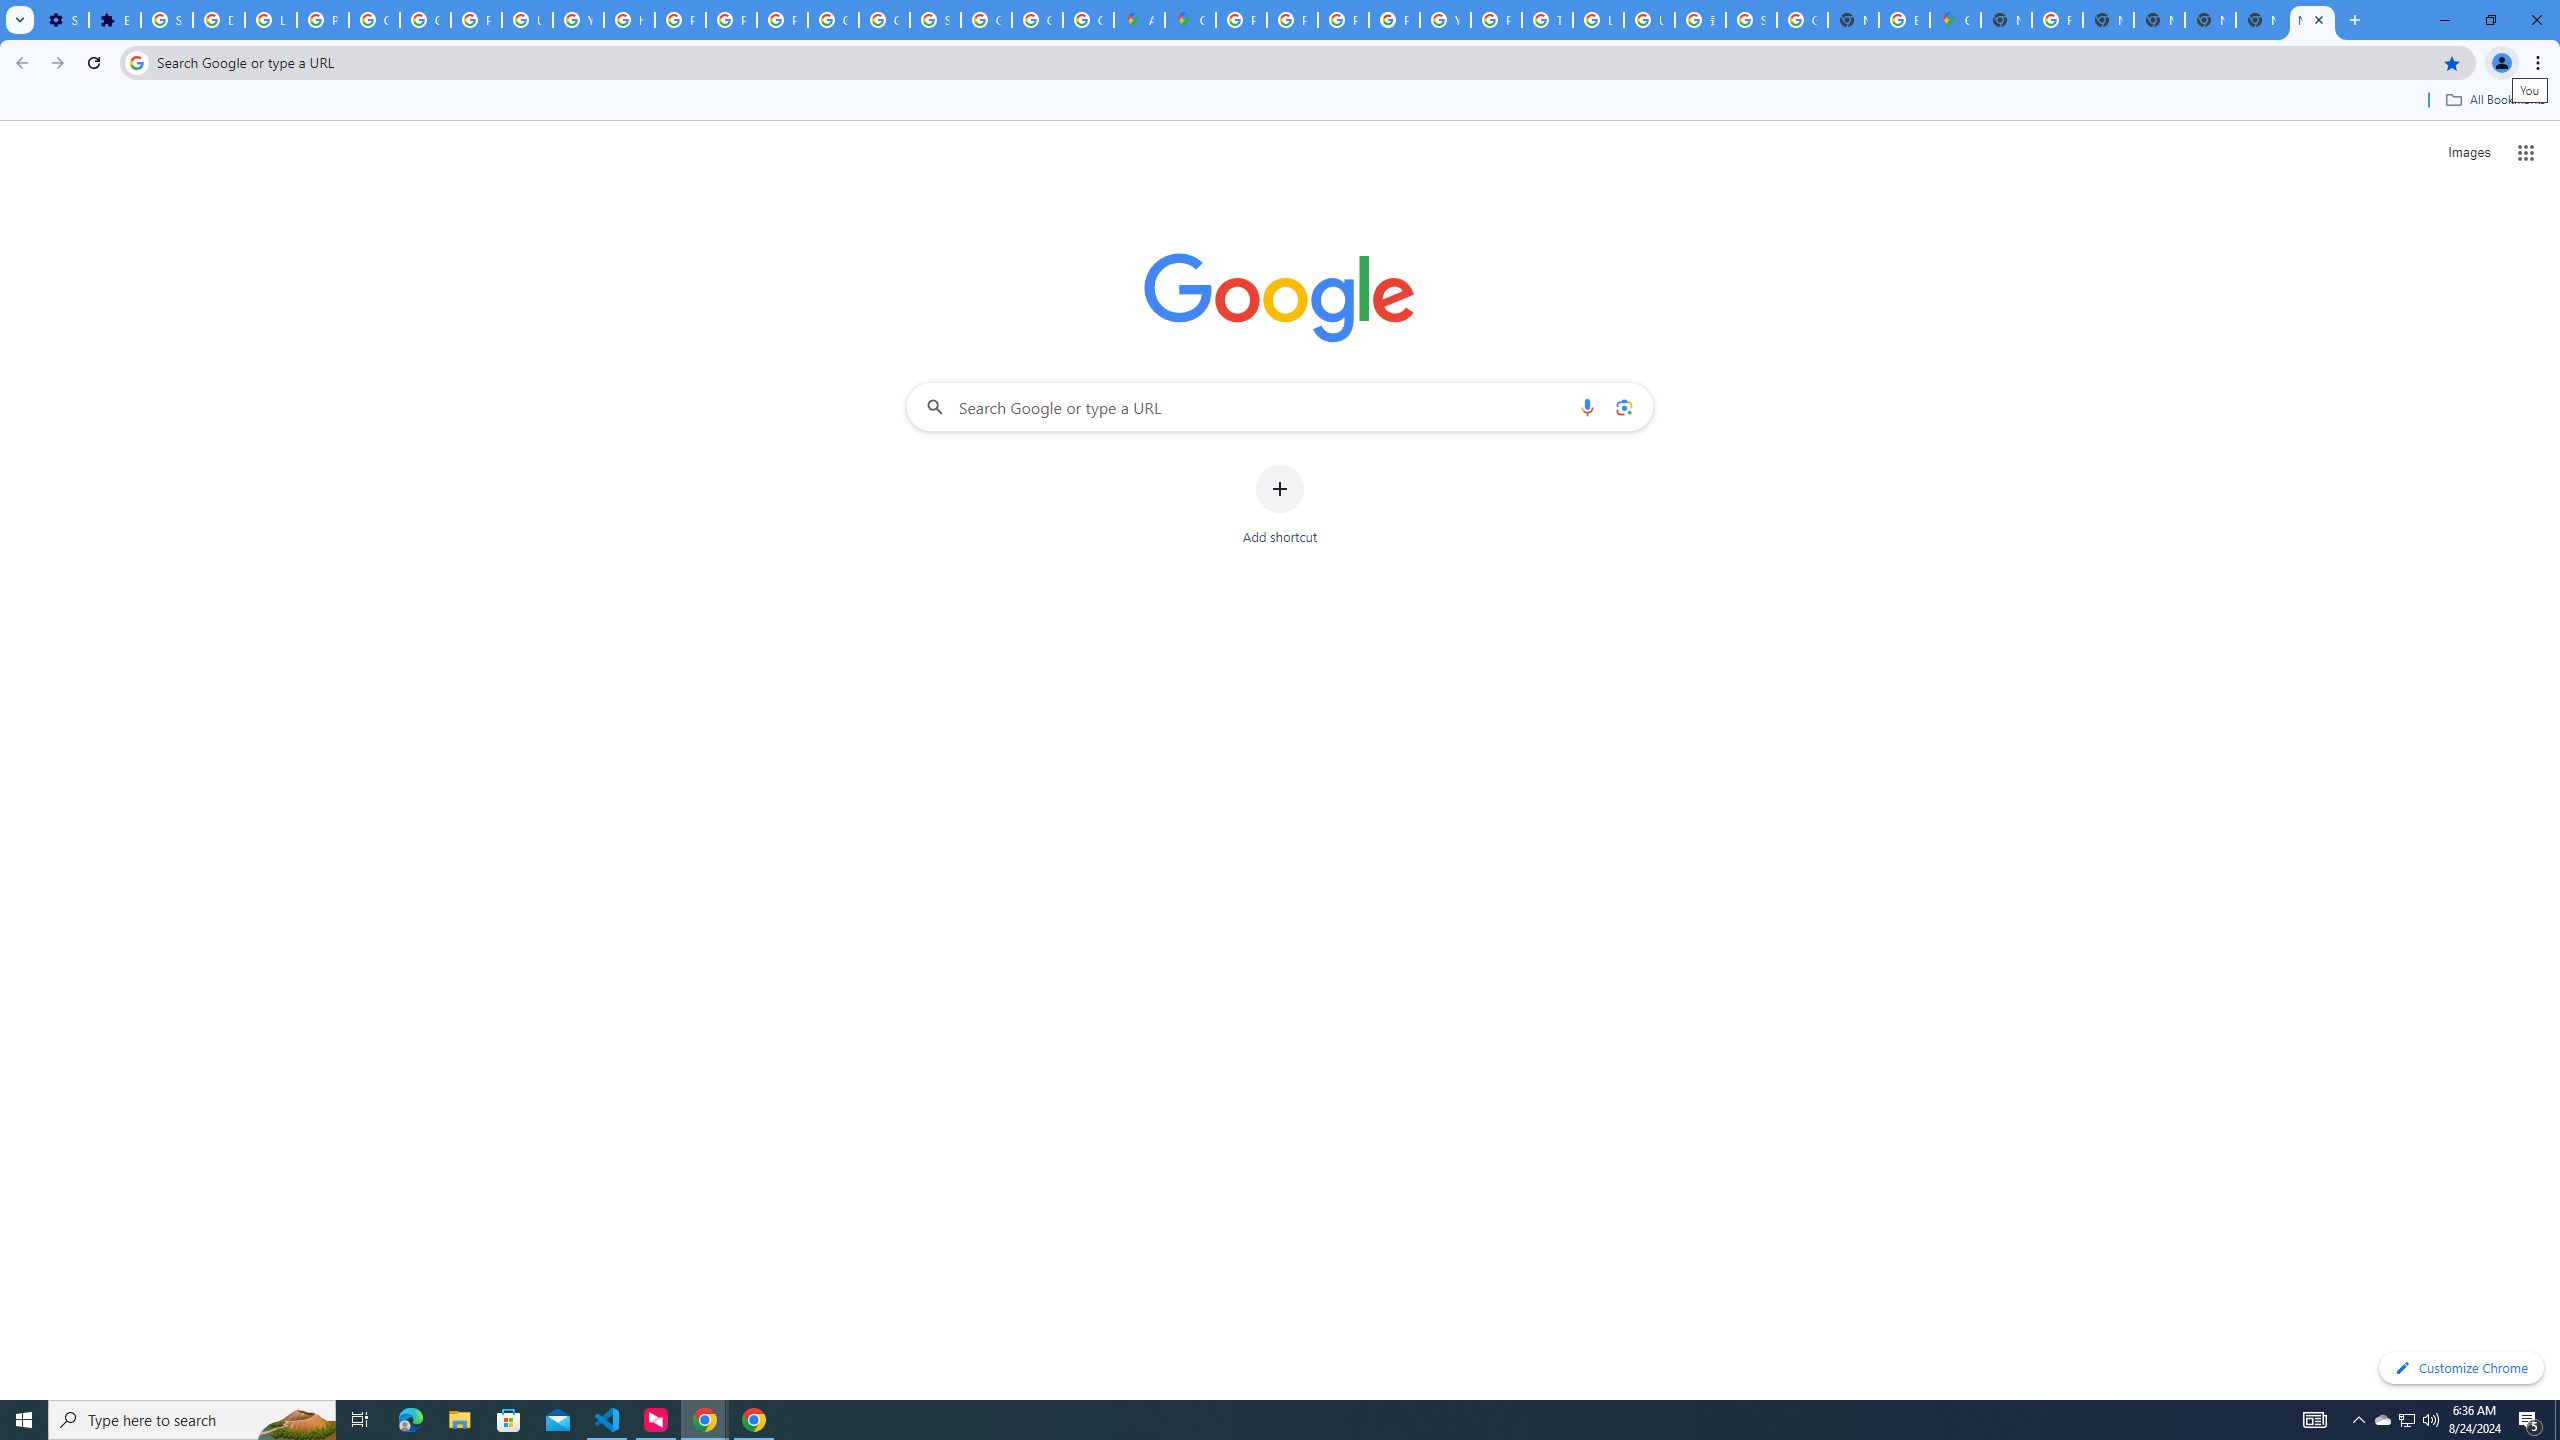 The image size is (2560, 1440). I want to click on 'Create your Google Account', so click(1088, 19).